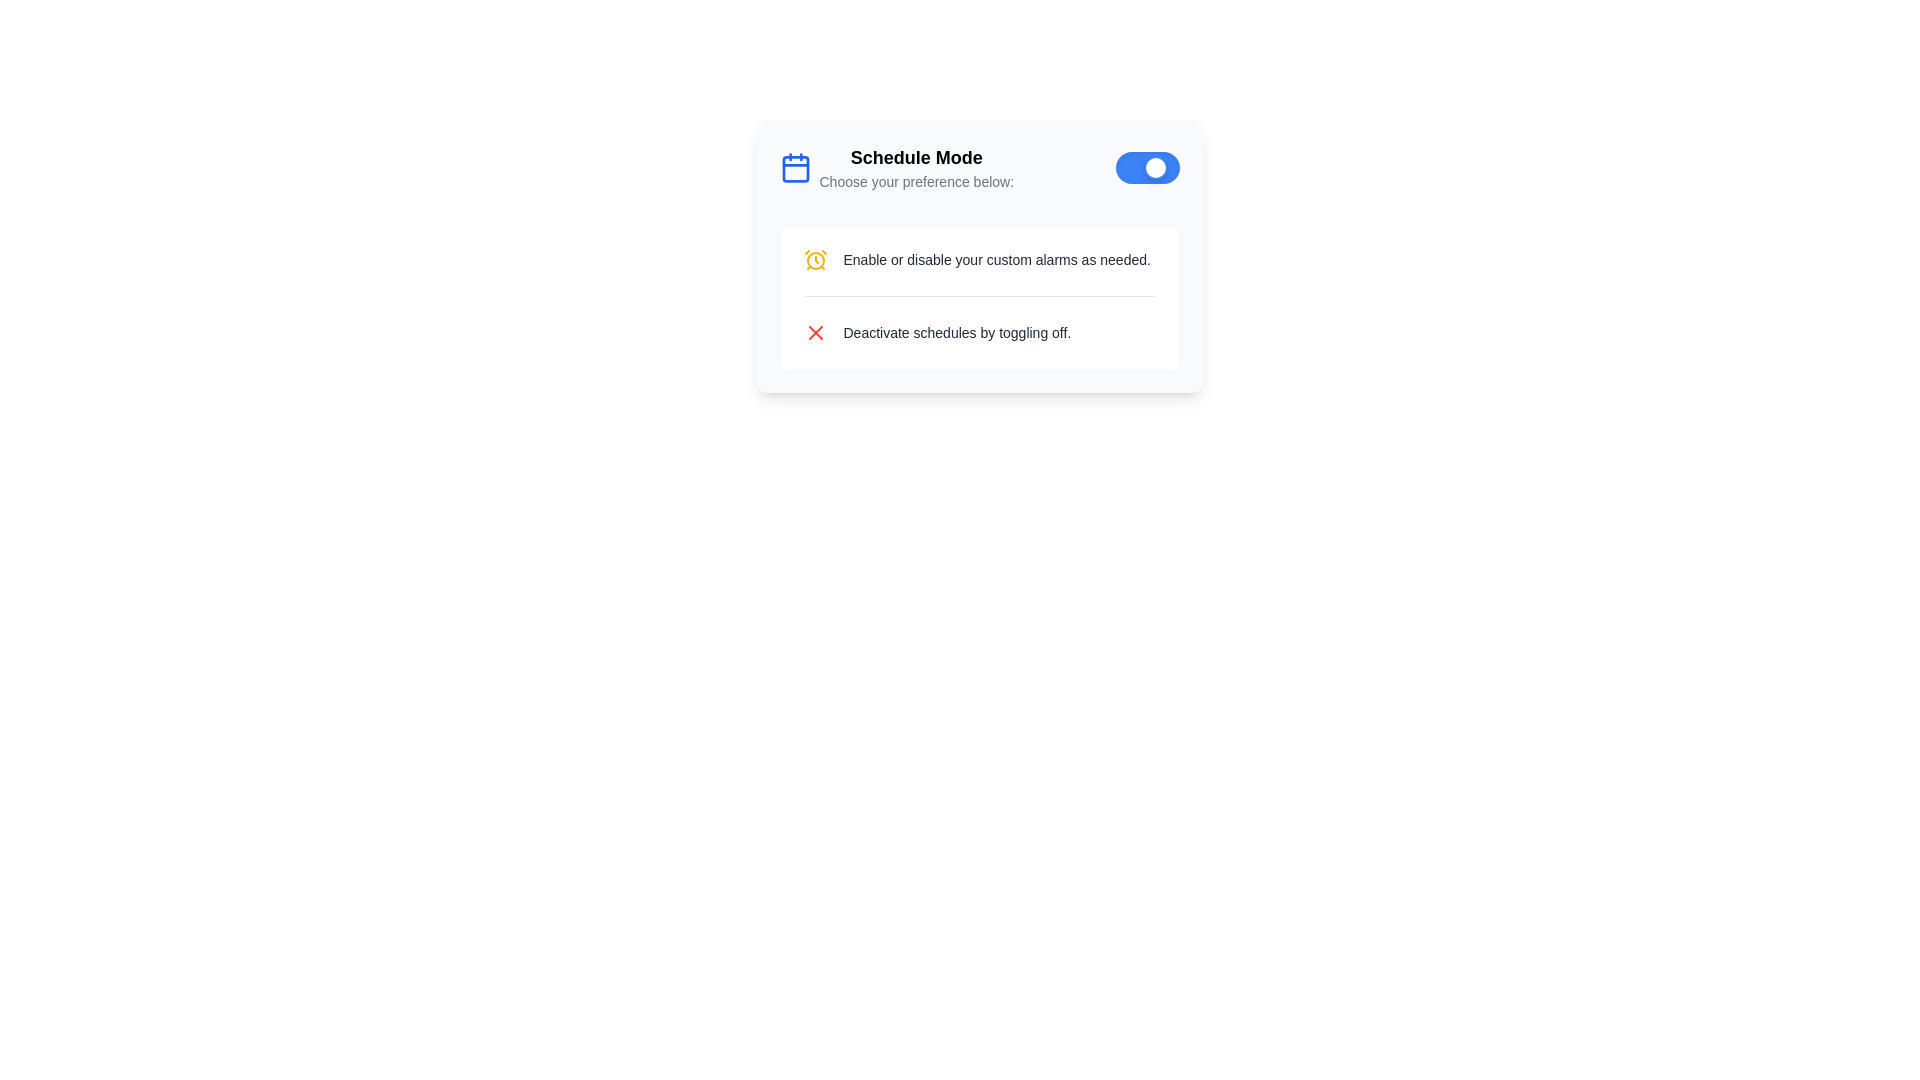 Image resolution: width=1920 pixels, height=1080 pixels. I want to click on the interactive icon in the Text block that provides instructions on deactivating schedules, located below the 'Enable or disable your custom alarms as needed.' item, so click(979, 331).